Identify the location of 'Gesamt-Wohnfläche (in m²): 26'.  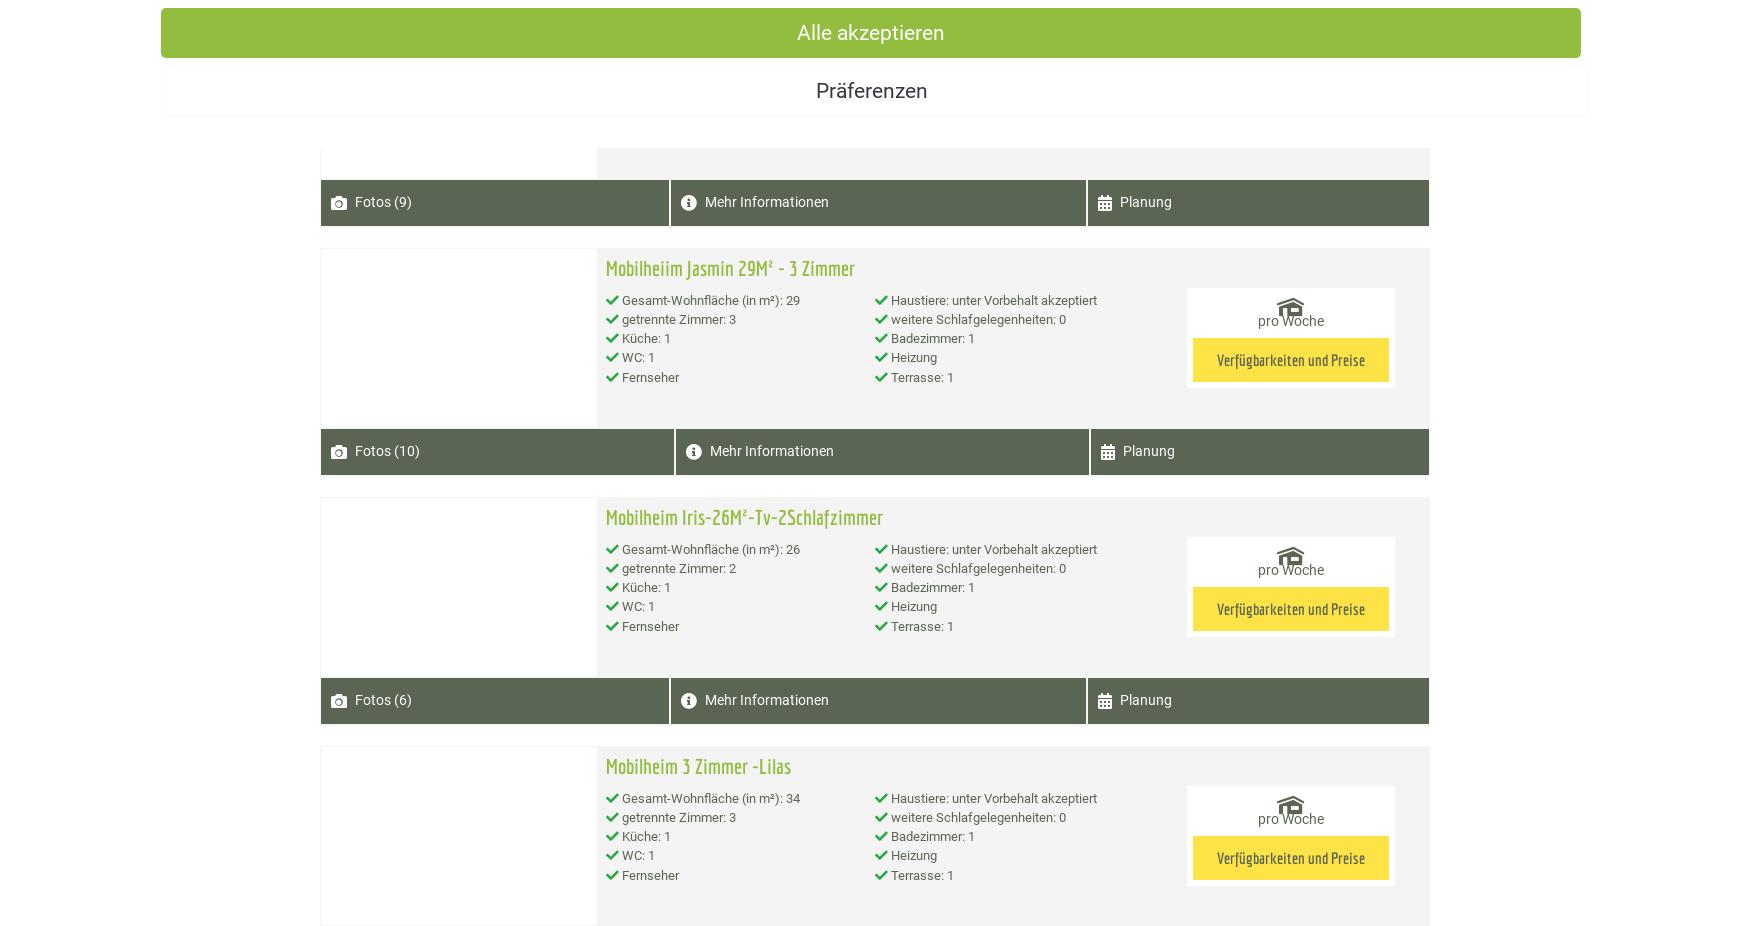
(708, 547).